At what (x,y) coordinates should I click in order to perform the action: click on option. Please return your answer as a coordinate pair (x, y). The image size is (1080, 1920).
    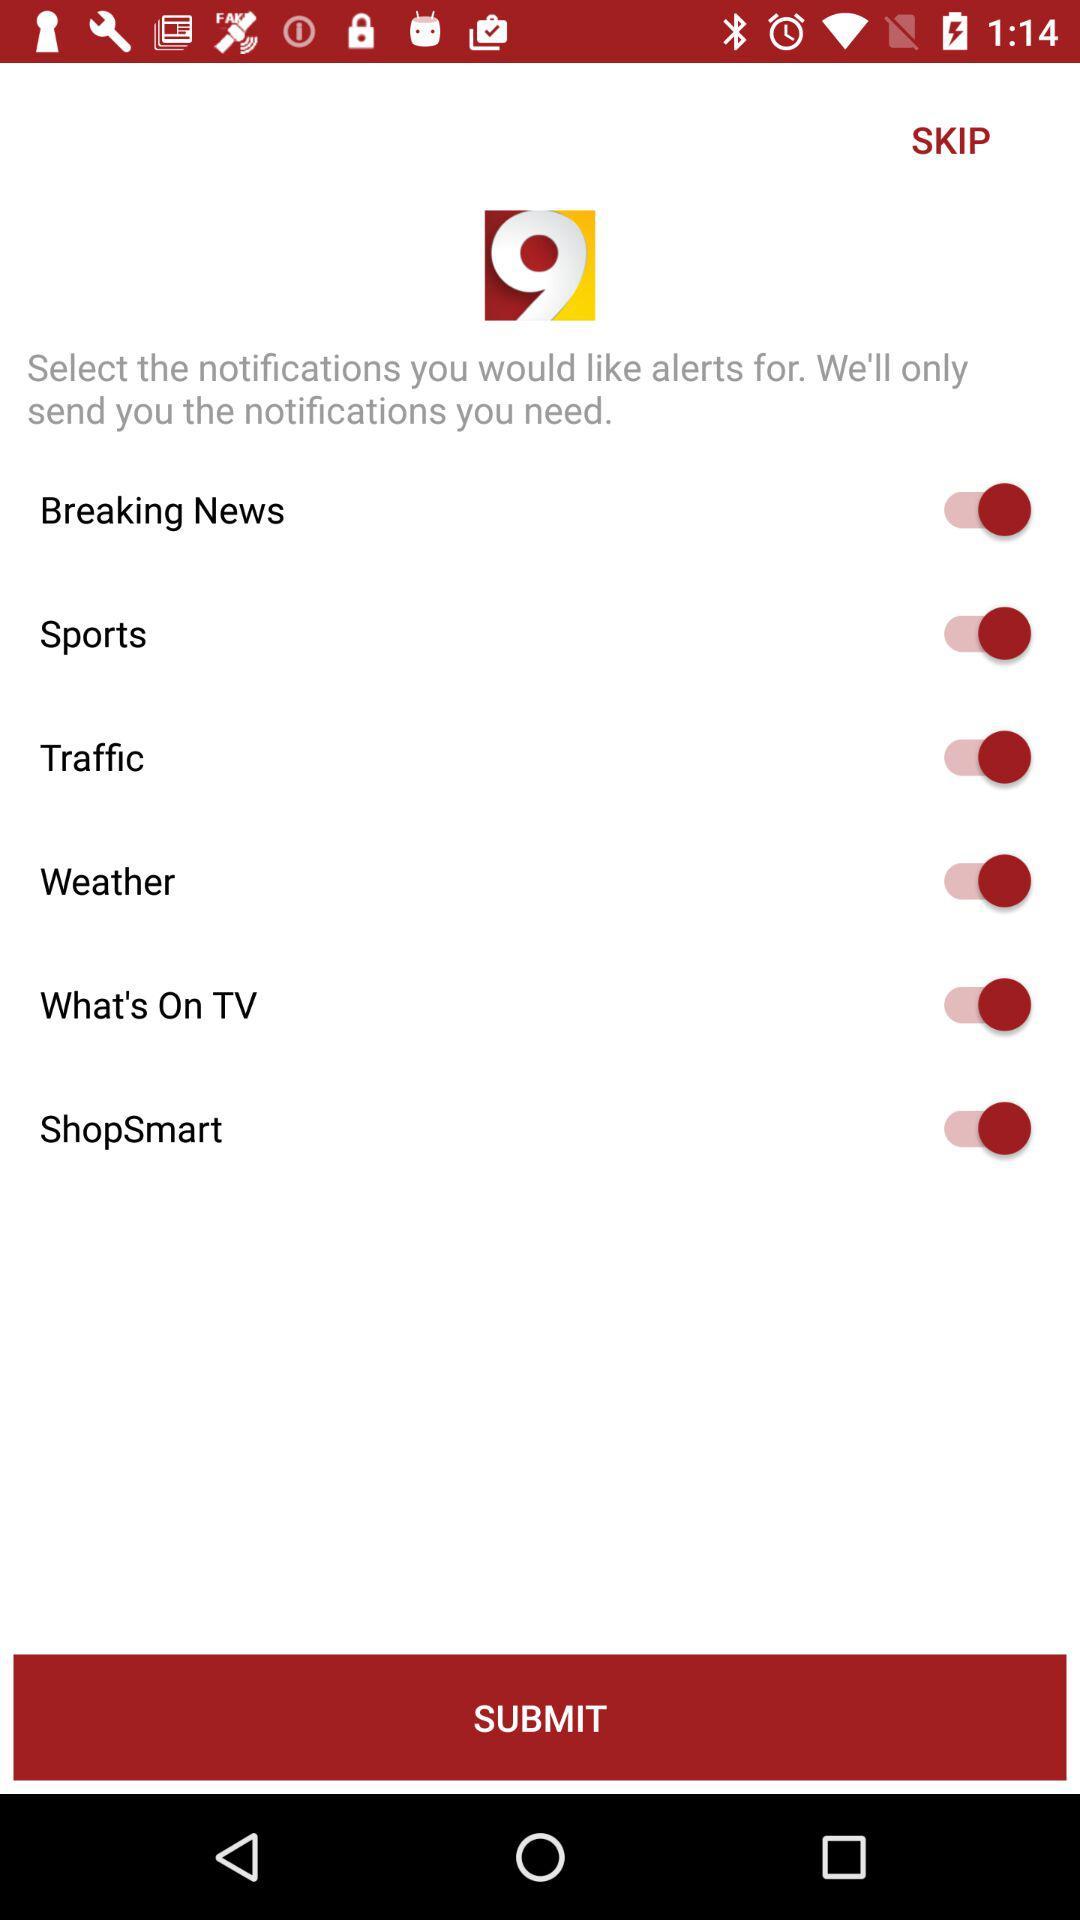
    Looking at the image, I should click on (977, 1128).